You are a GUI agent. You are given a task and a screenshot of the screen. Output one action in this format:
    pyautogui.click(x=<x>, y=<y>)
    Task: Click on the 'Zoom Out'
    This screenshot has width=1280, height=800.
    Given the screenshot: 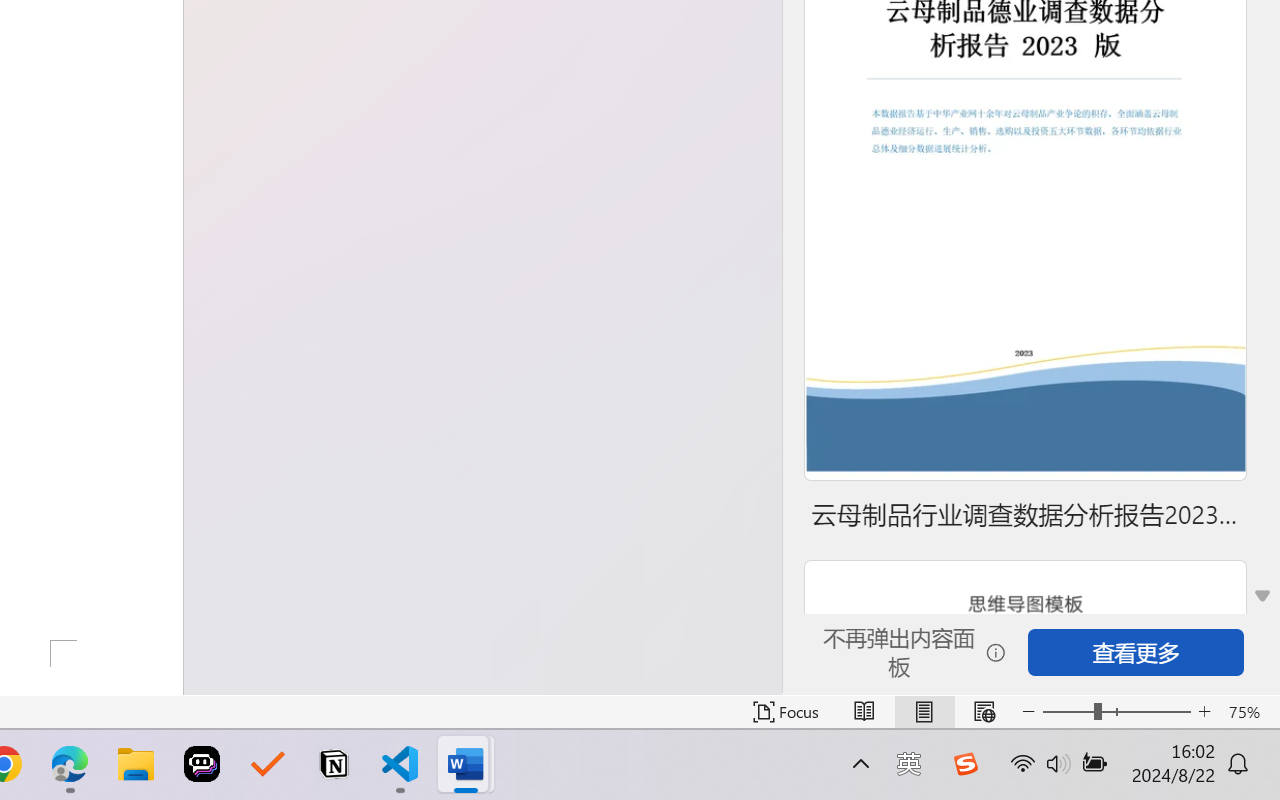 What is the action you would take?
    pyautogui.click(x=1067, y=711)
    